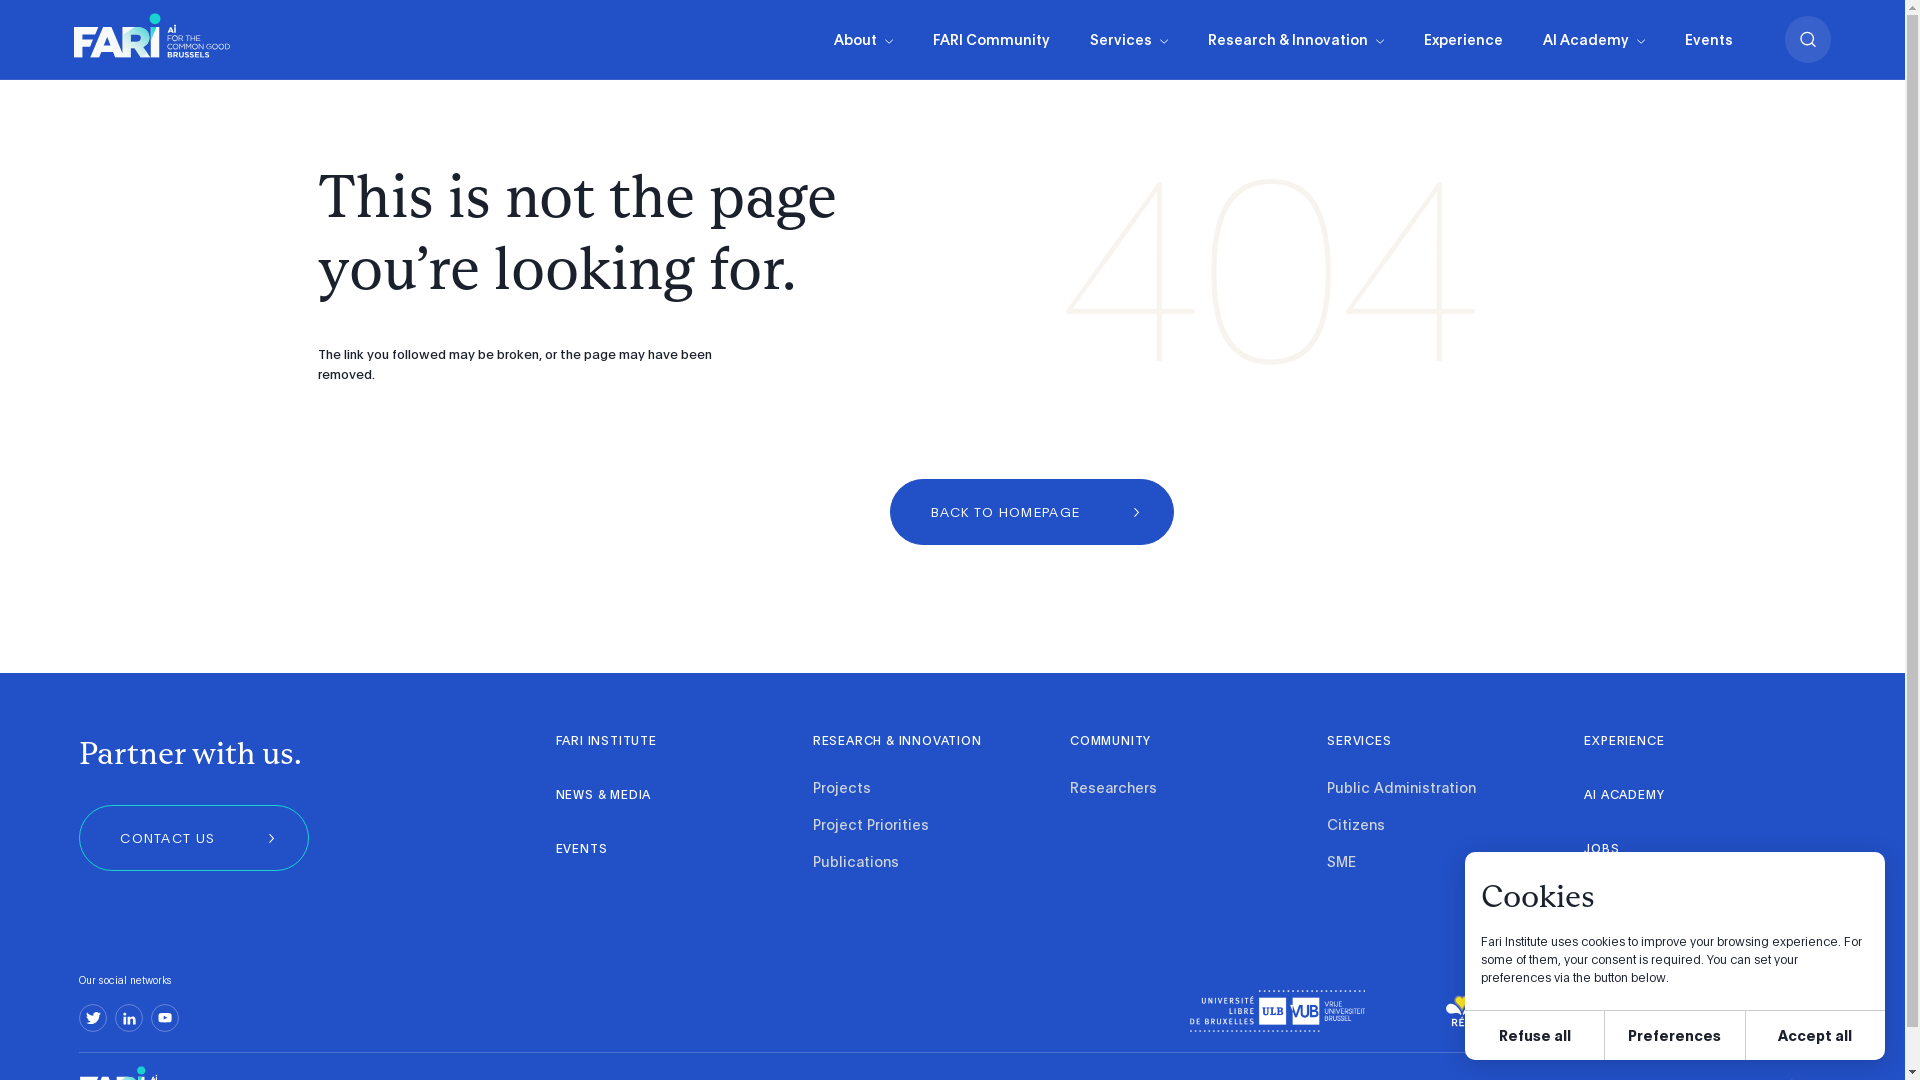 The image size is (1920, 1080). Describe the element at coordinates (1358, 741) in the screenshot. I see `'SERVICES'` at that location.